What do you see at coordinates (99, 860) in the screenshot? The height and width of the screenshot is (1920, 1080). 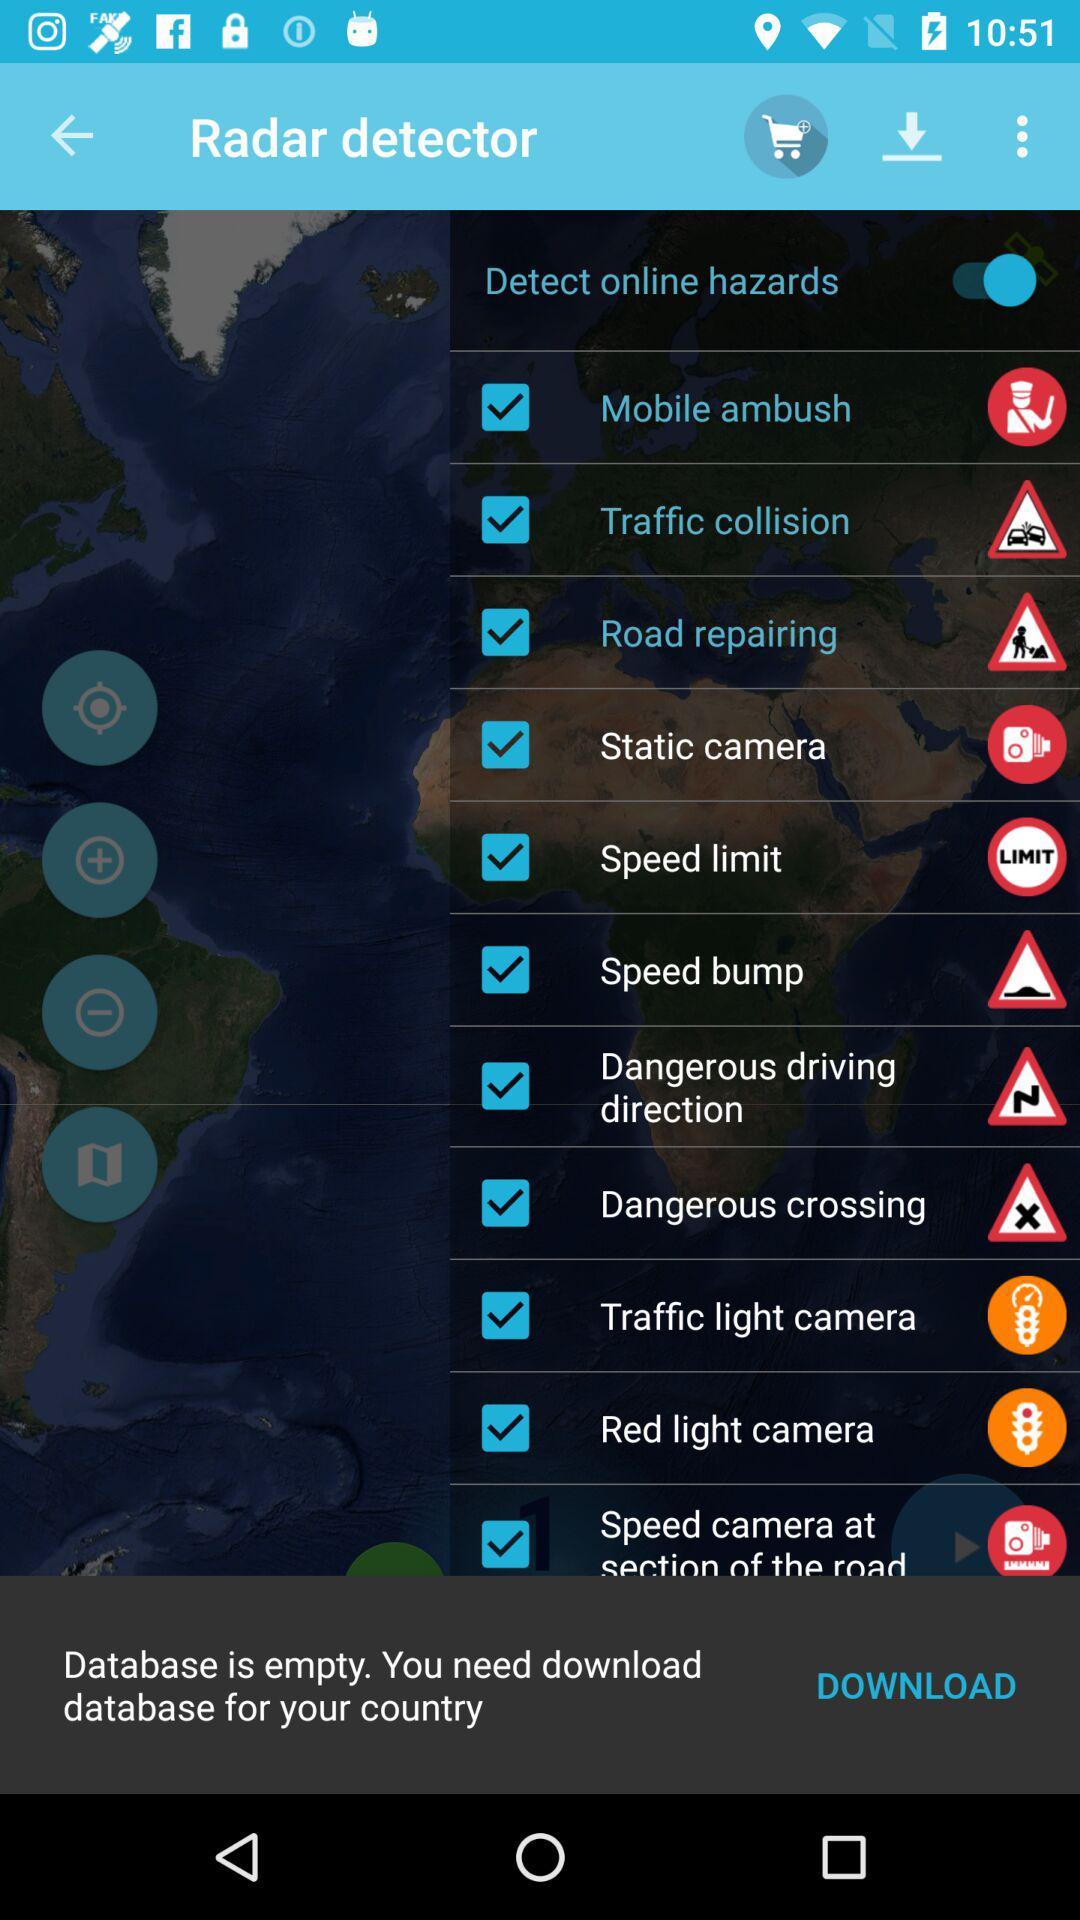 I see `the add icon` at bounding box center [99, 860].